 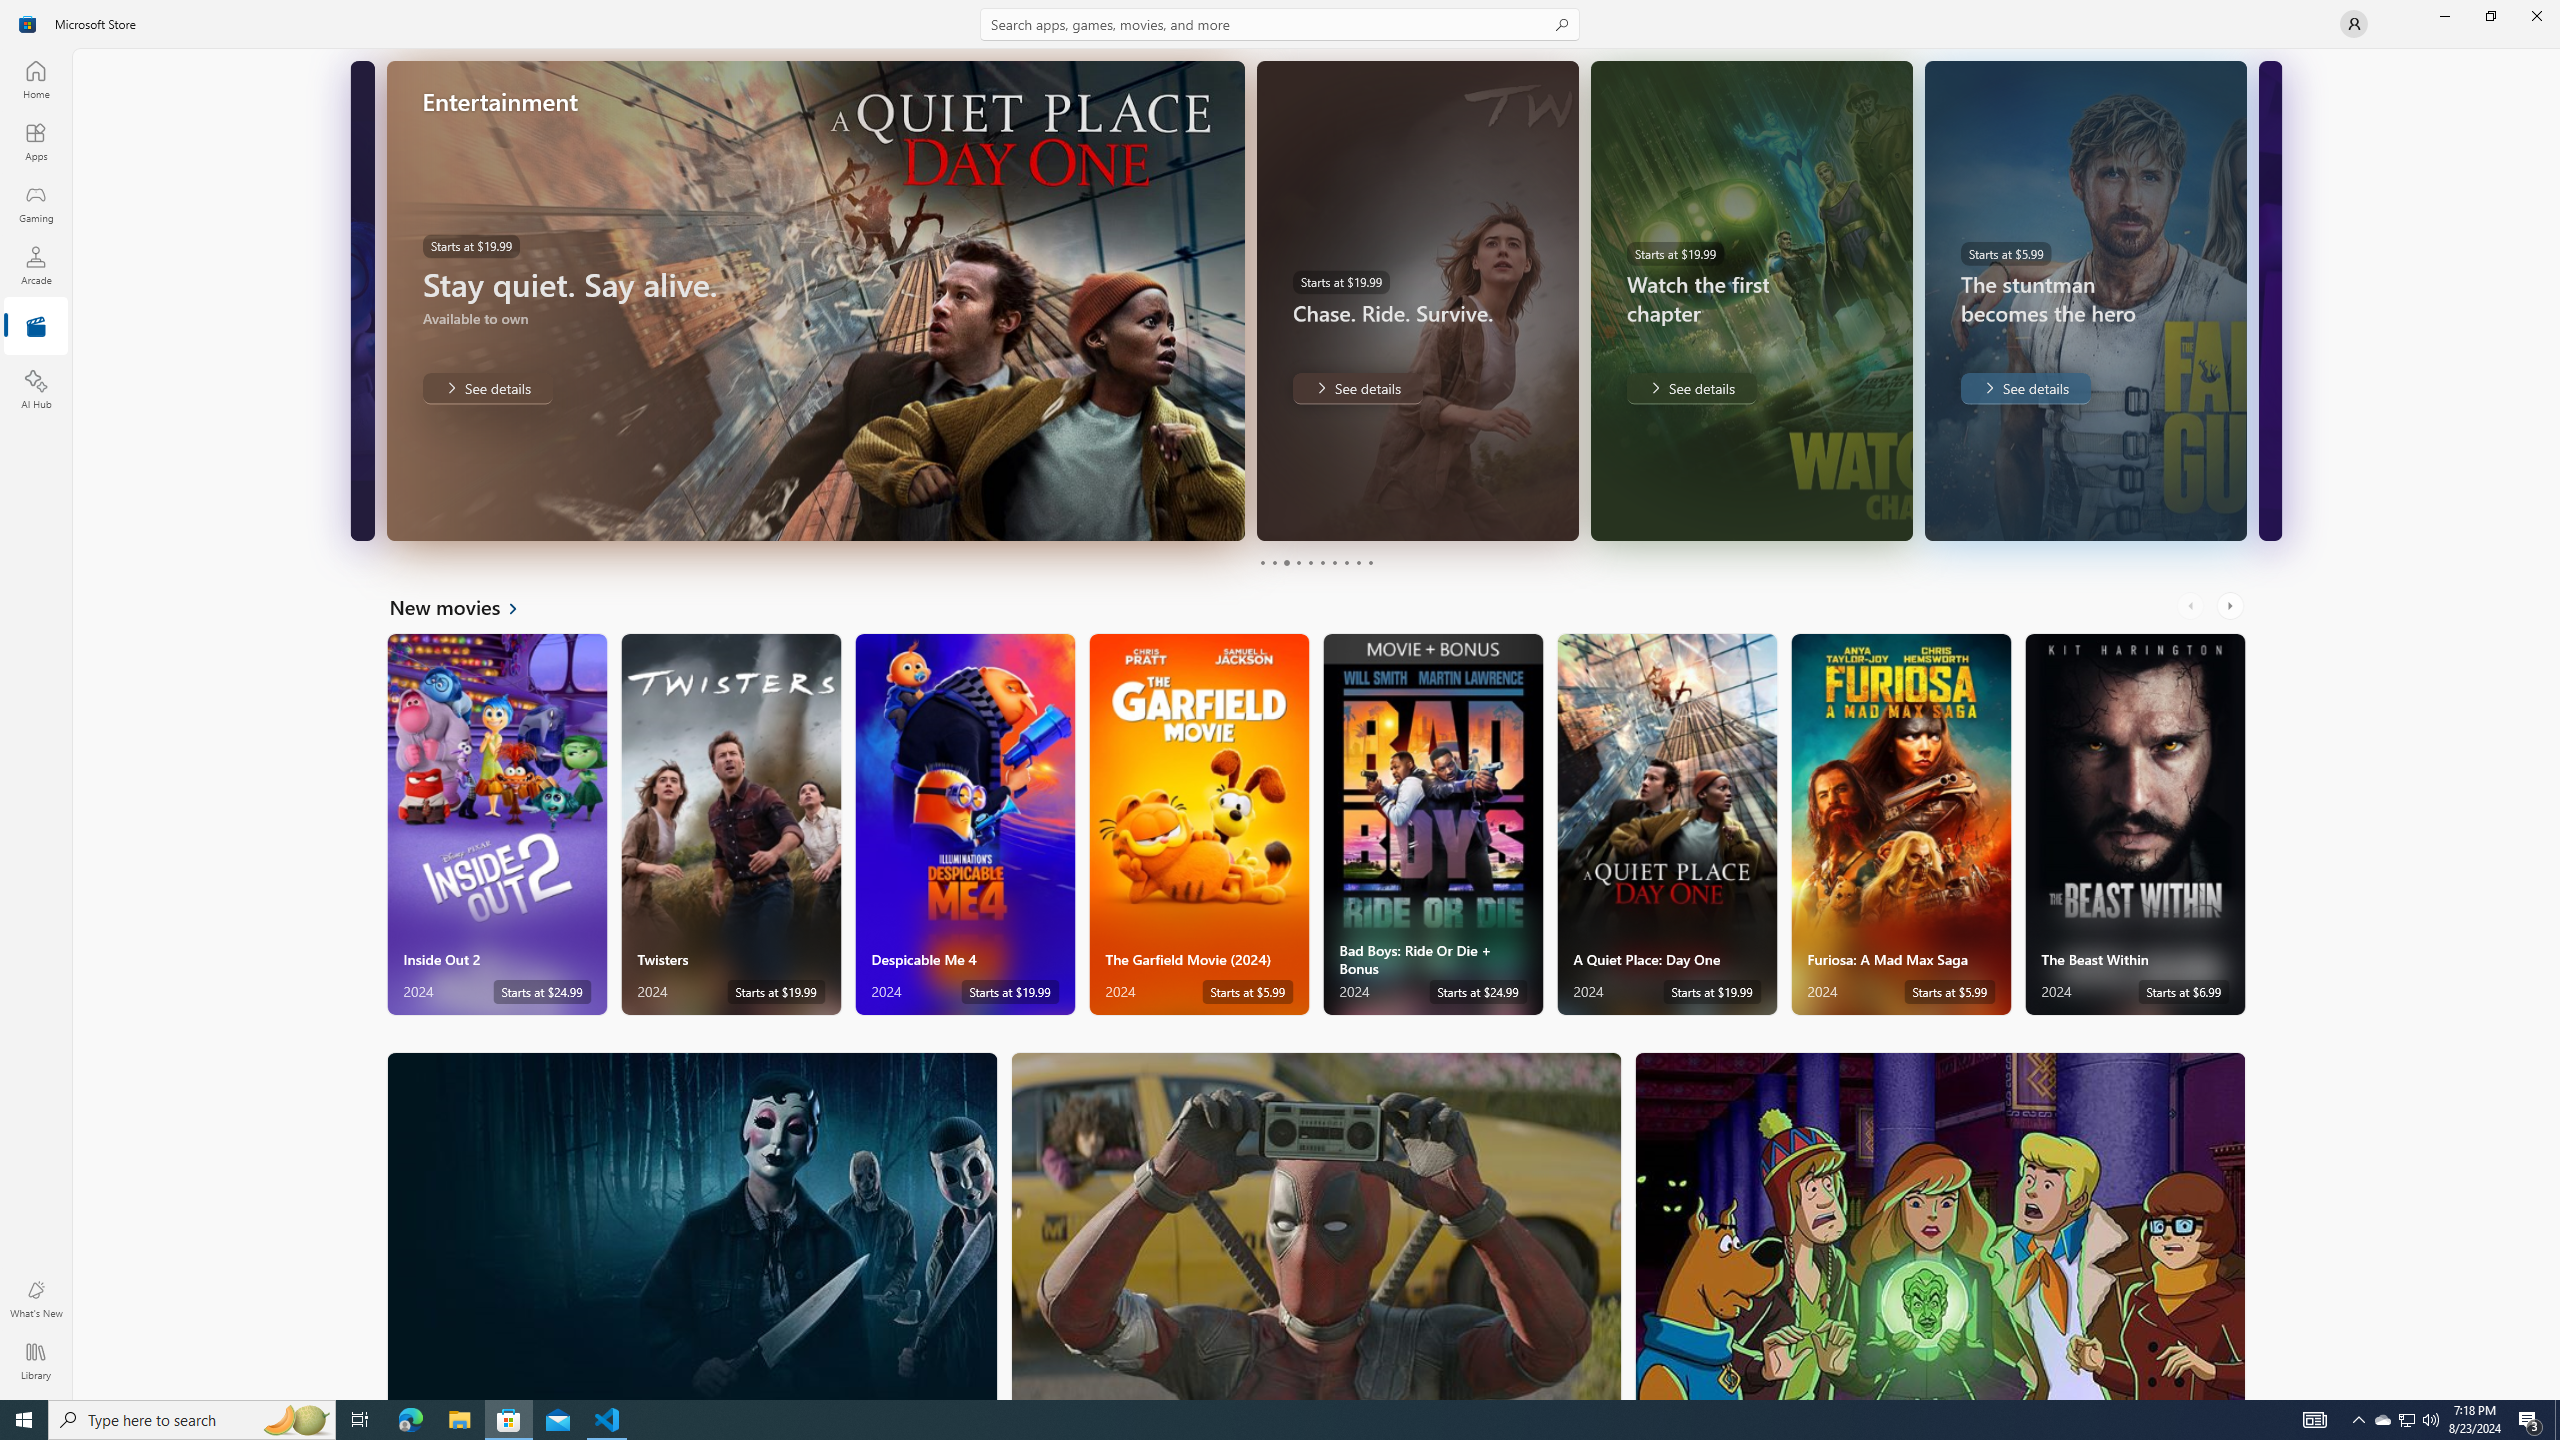 I want to click on 'Search', so click(x=1280, y=23).